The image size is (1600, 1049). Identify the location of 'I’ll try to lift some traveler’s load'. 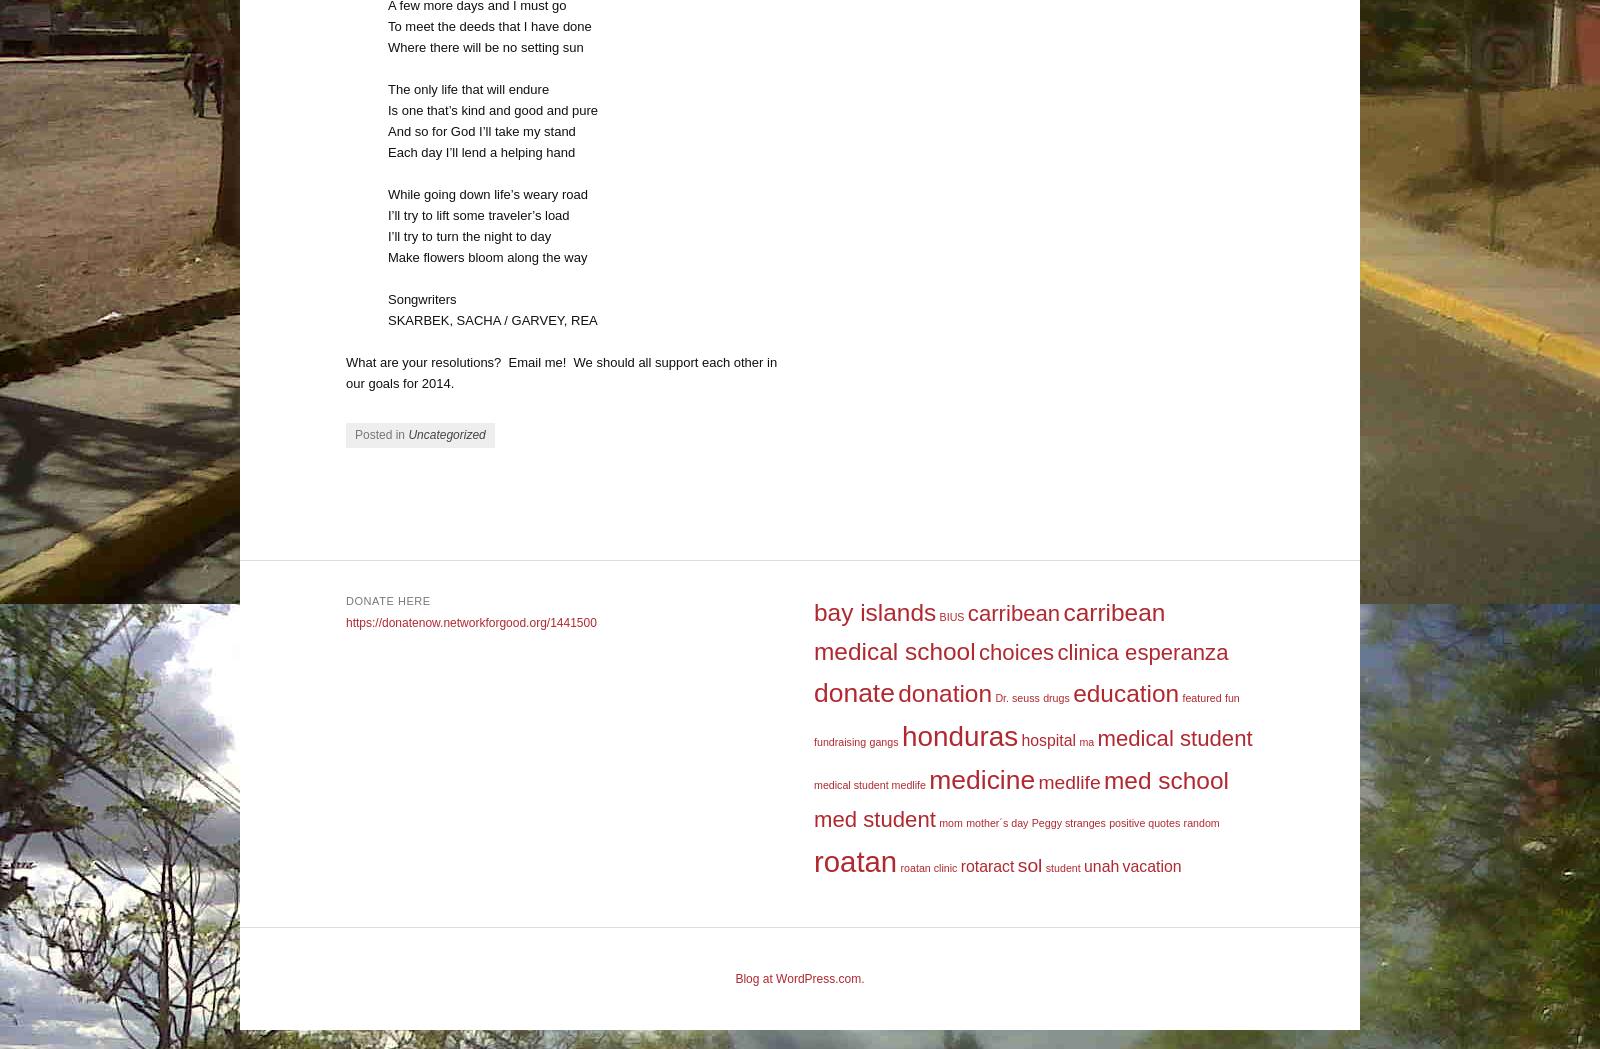
(477, 214).